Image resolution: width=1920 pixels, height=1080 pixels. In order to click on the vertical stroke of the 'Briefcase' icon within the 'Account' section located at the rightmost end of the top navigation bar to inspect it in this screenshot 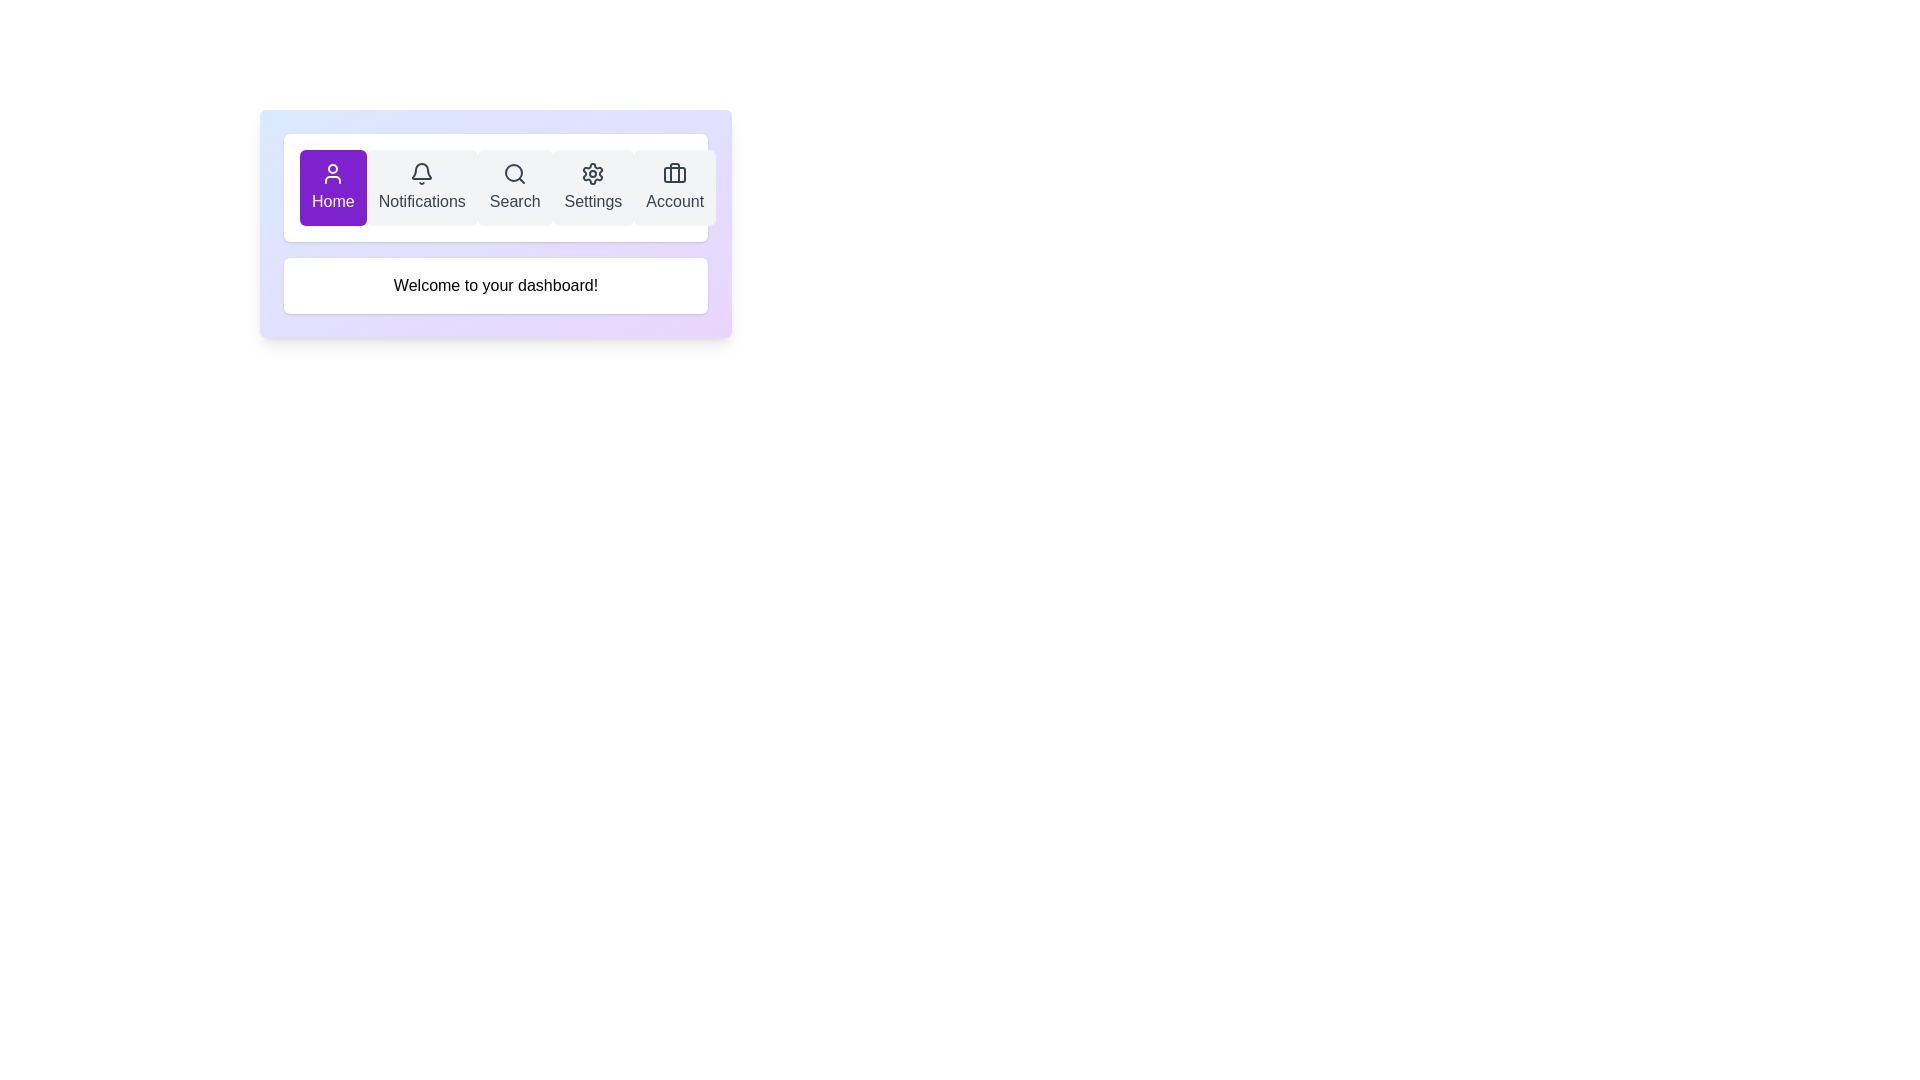, I will do `click(675, 172)`.